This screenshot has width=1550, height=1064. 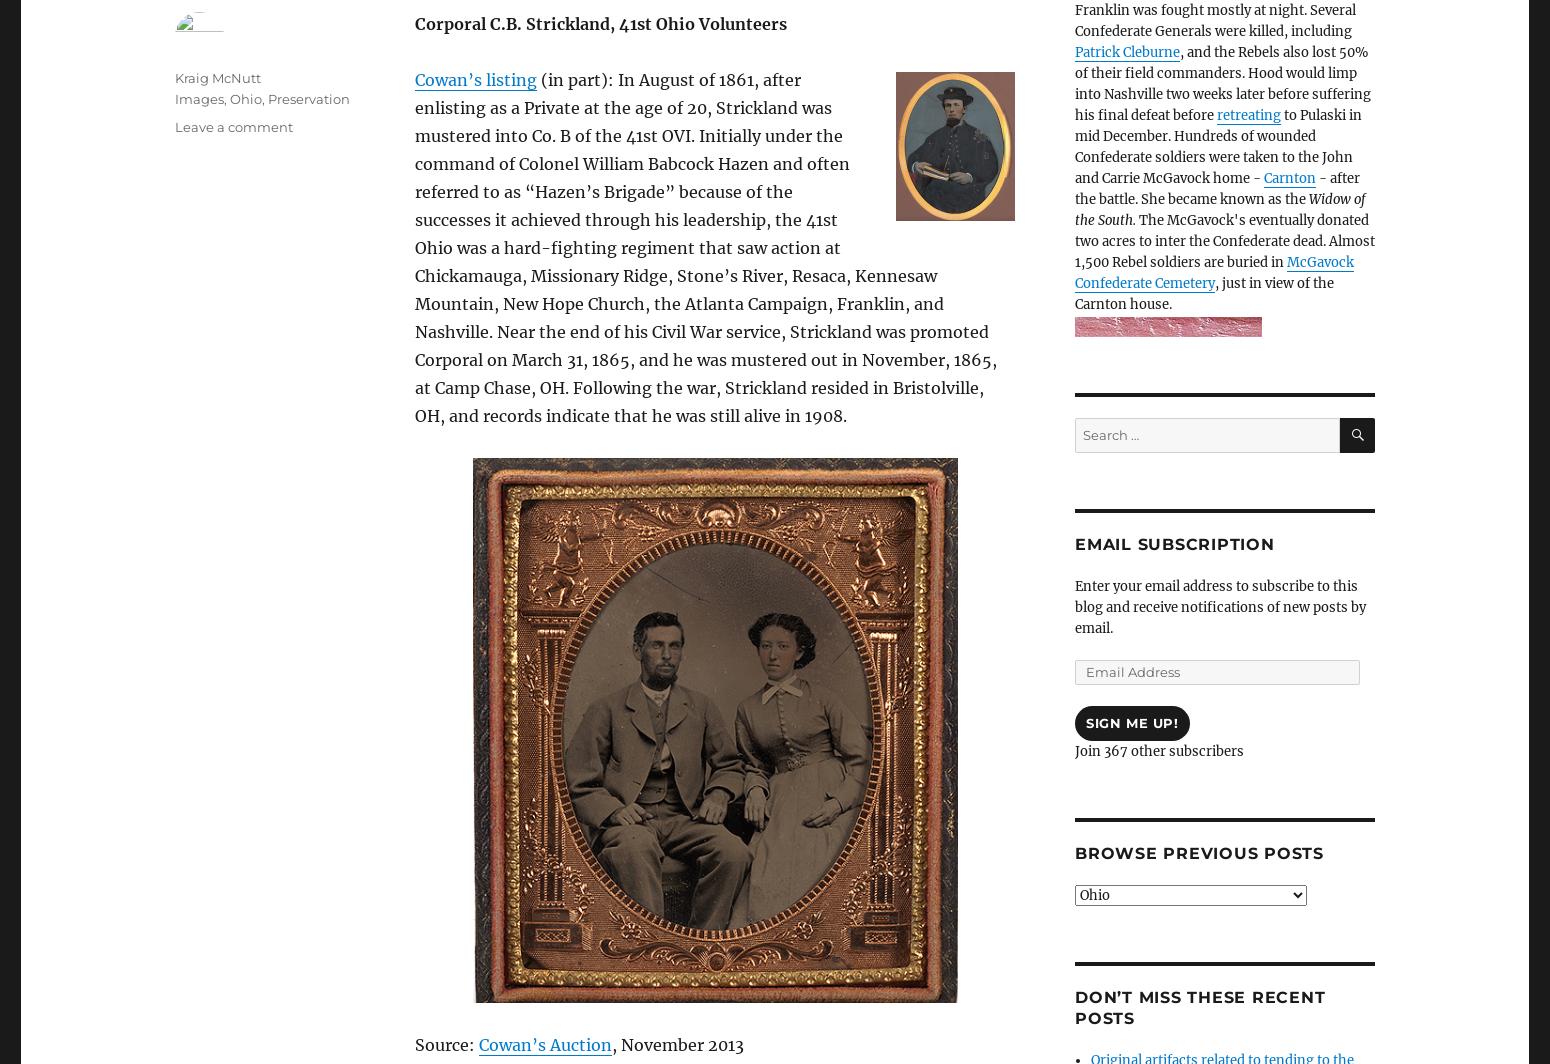 I want to click on 'Don’t miss these recent posts', so click(x=1200, y=1006).